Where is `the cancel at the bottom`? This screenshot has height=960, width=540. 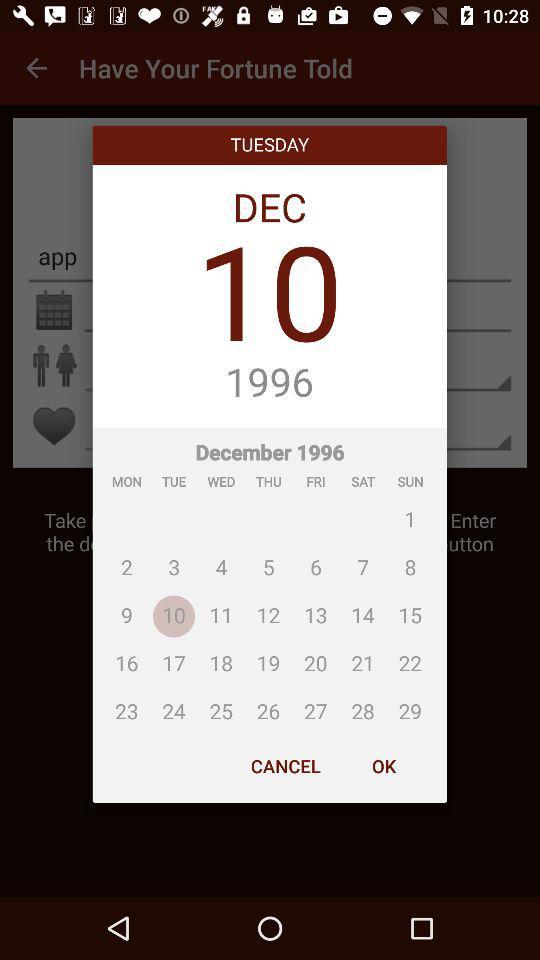 the cancel at the bottom is located at coordinates (284, 765).